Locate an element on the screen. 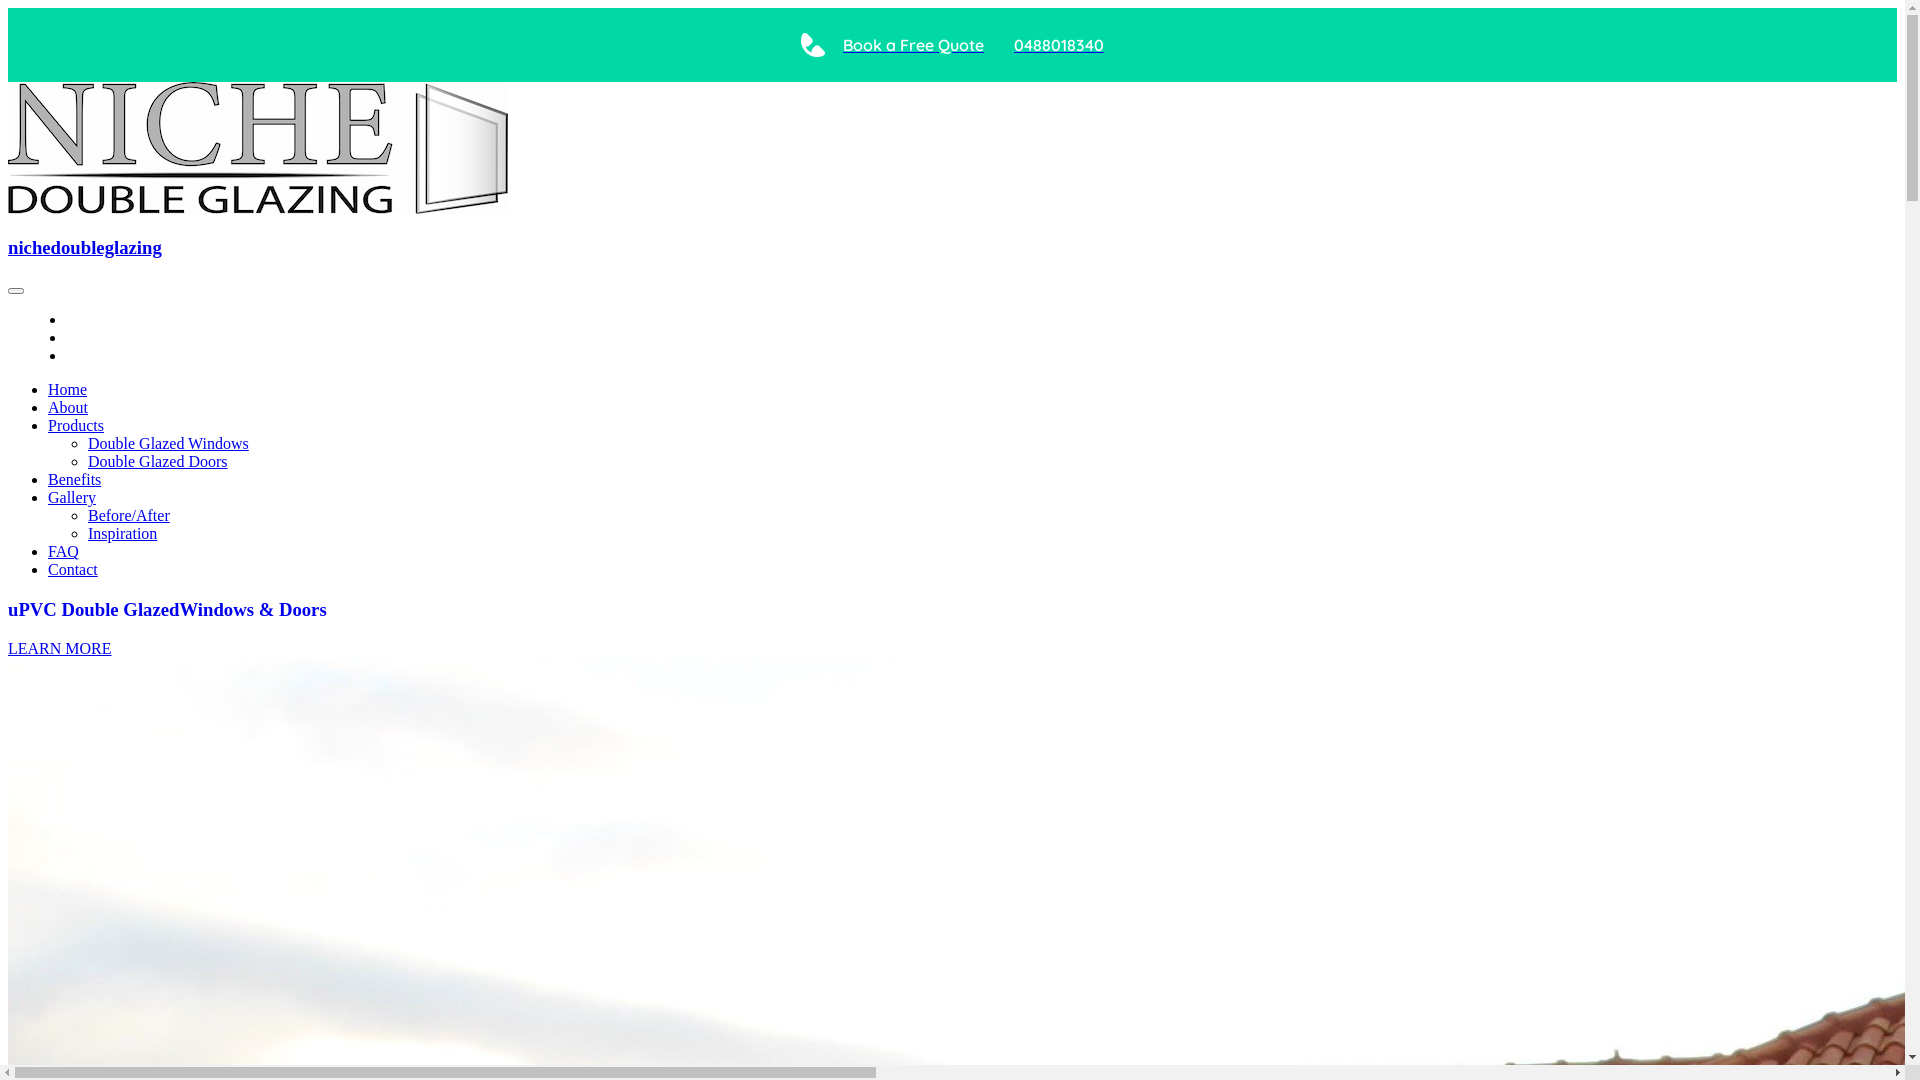 The height and width of the screenshot is (1080, 1920). 'Book a Free Quote is located at coordinates (951, 45).